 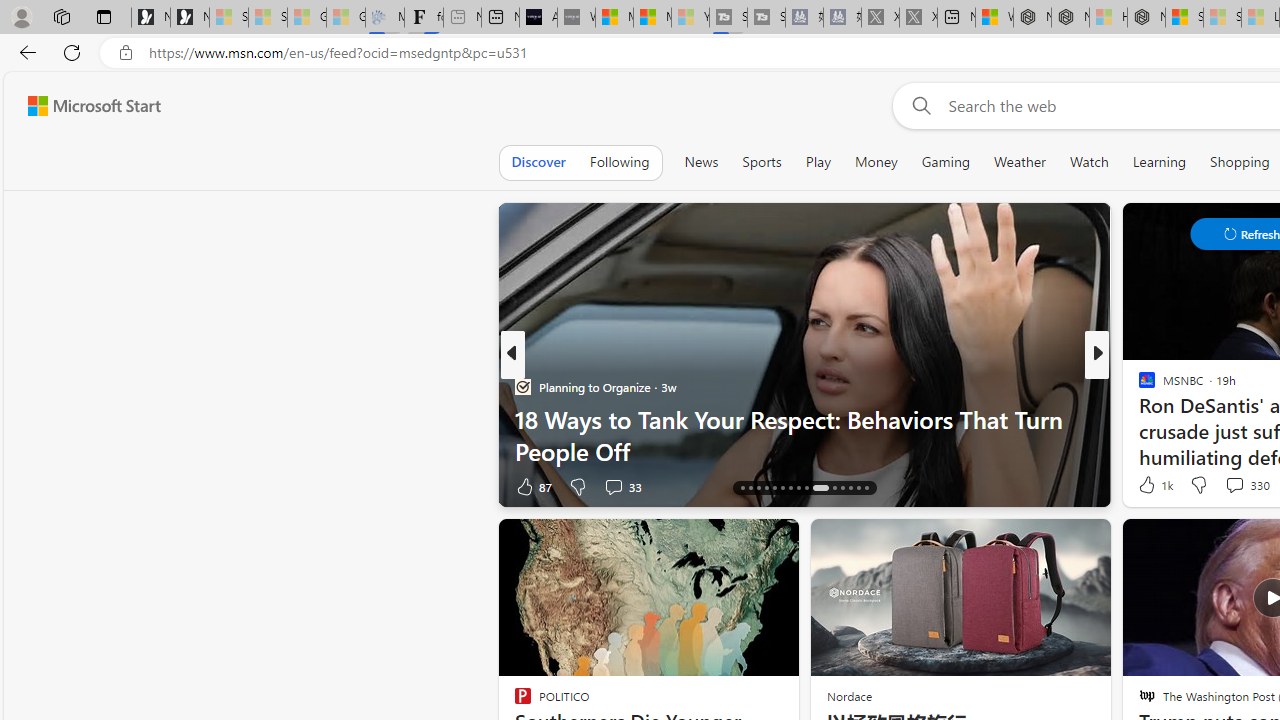 What do you see at coordinates (538, 161) in the screenshot?
I see `'Discover'` at bounding box center [538, 161].